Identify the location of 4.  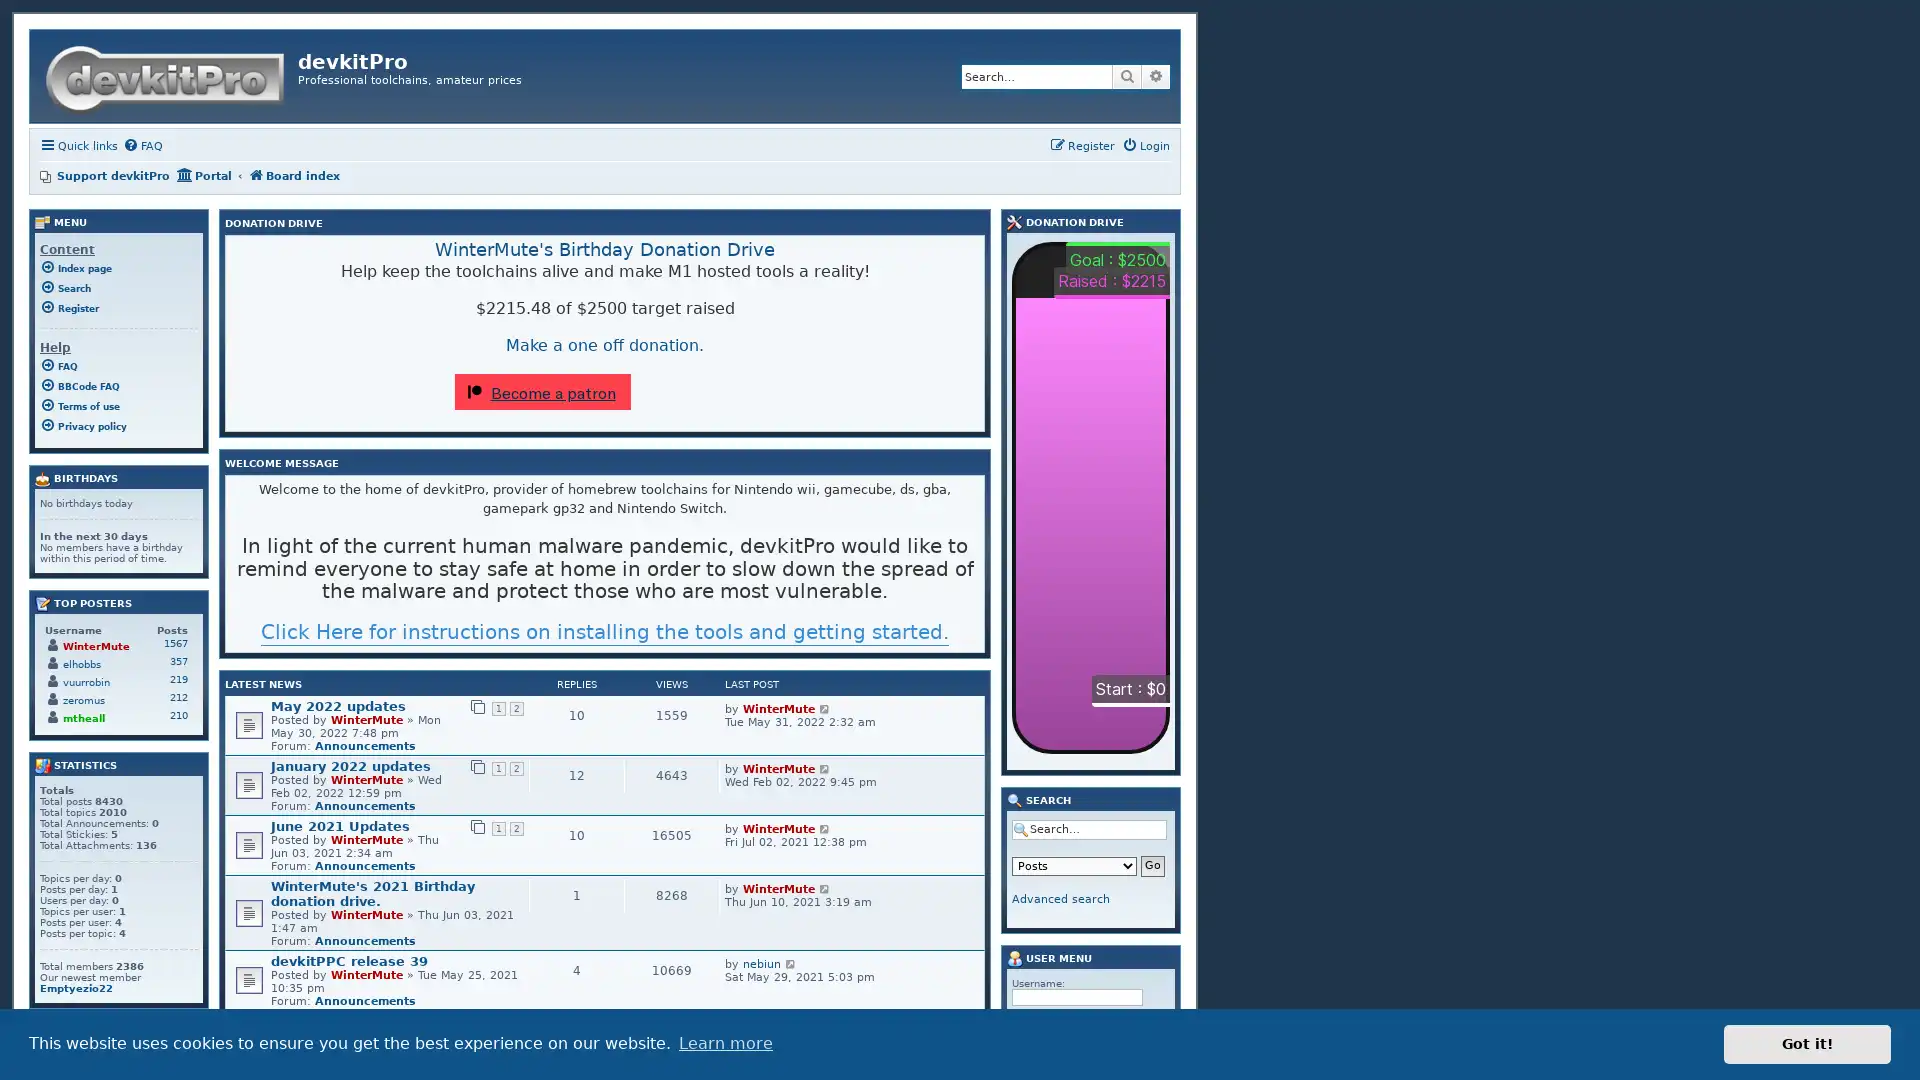
(915, 1021).